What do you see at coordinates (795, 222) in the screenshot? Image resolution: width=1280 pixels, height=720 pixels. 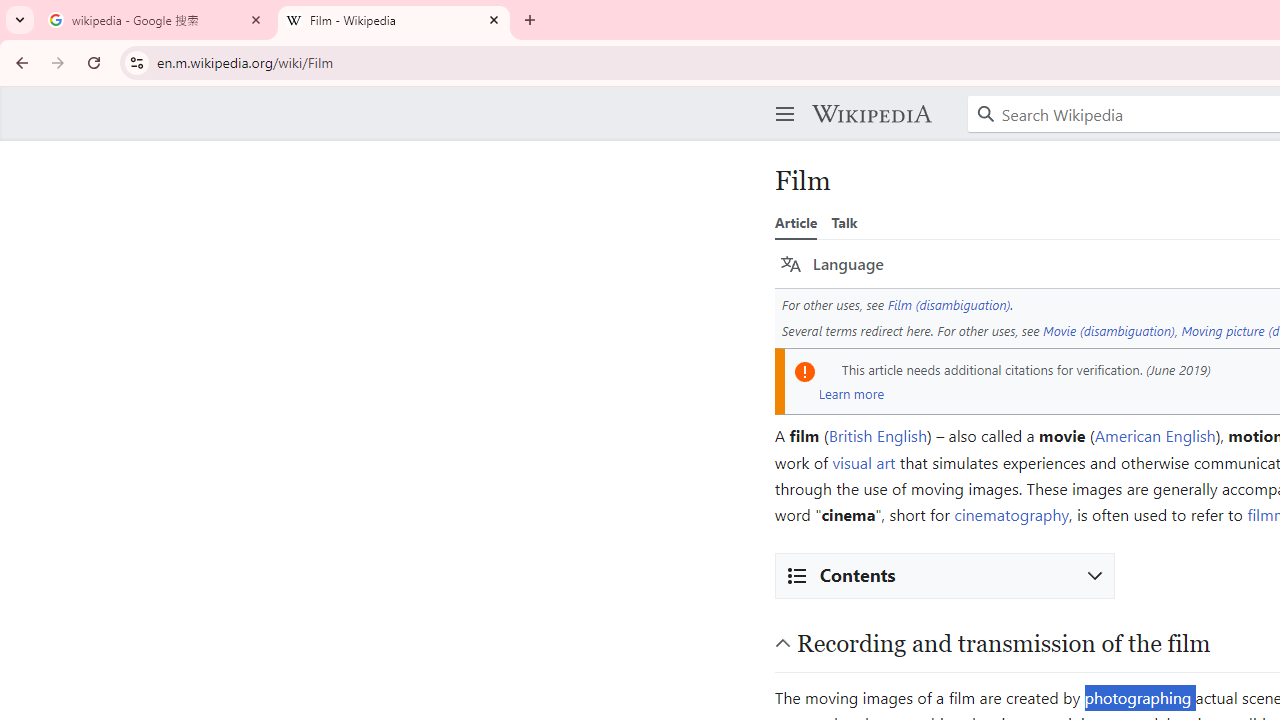 I see `'Article'` at bounding box center [795, 222].